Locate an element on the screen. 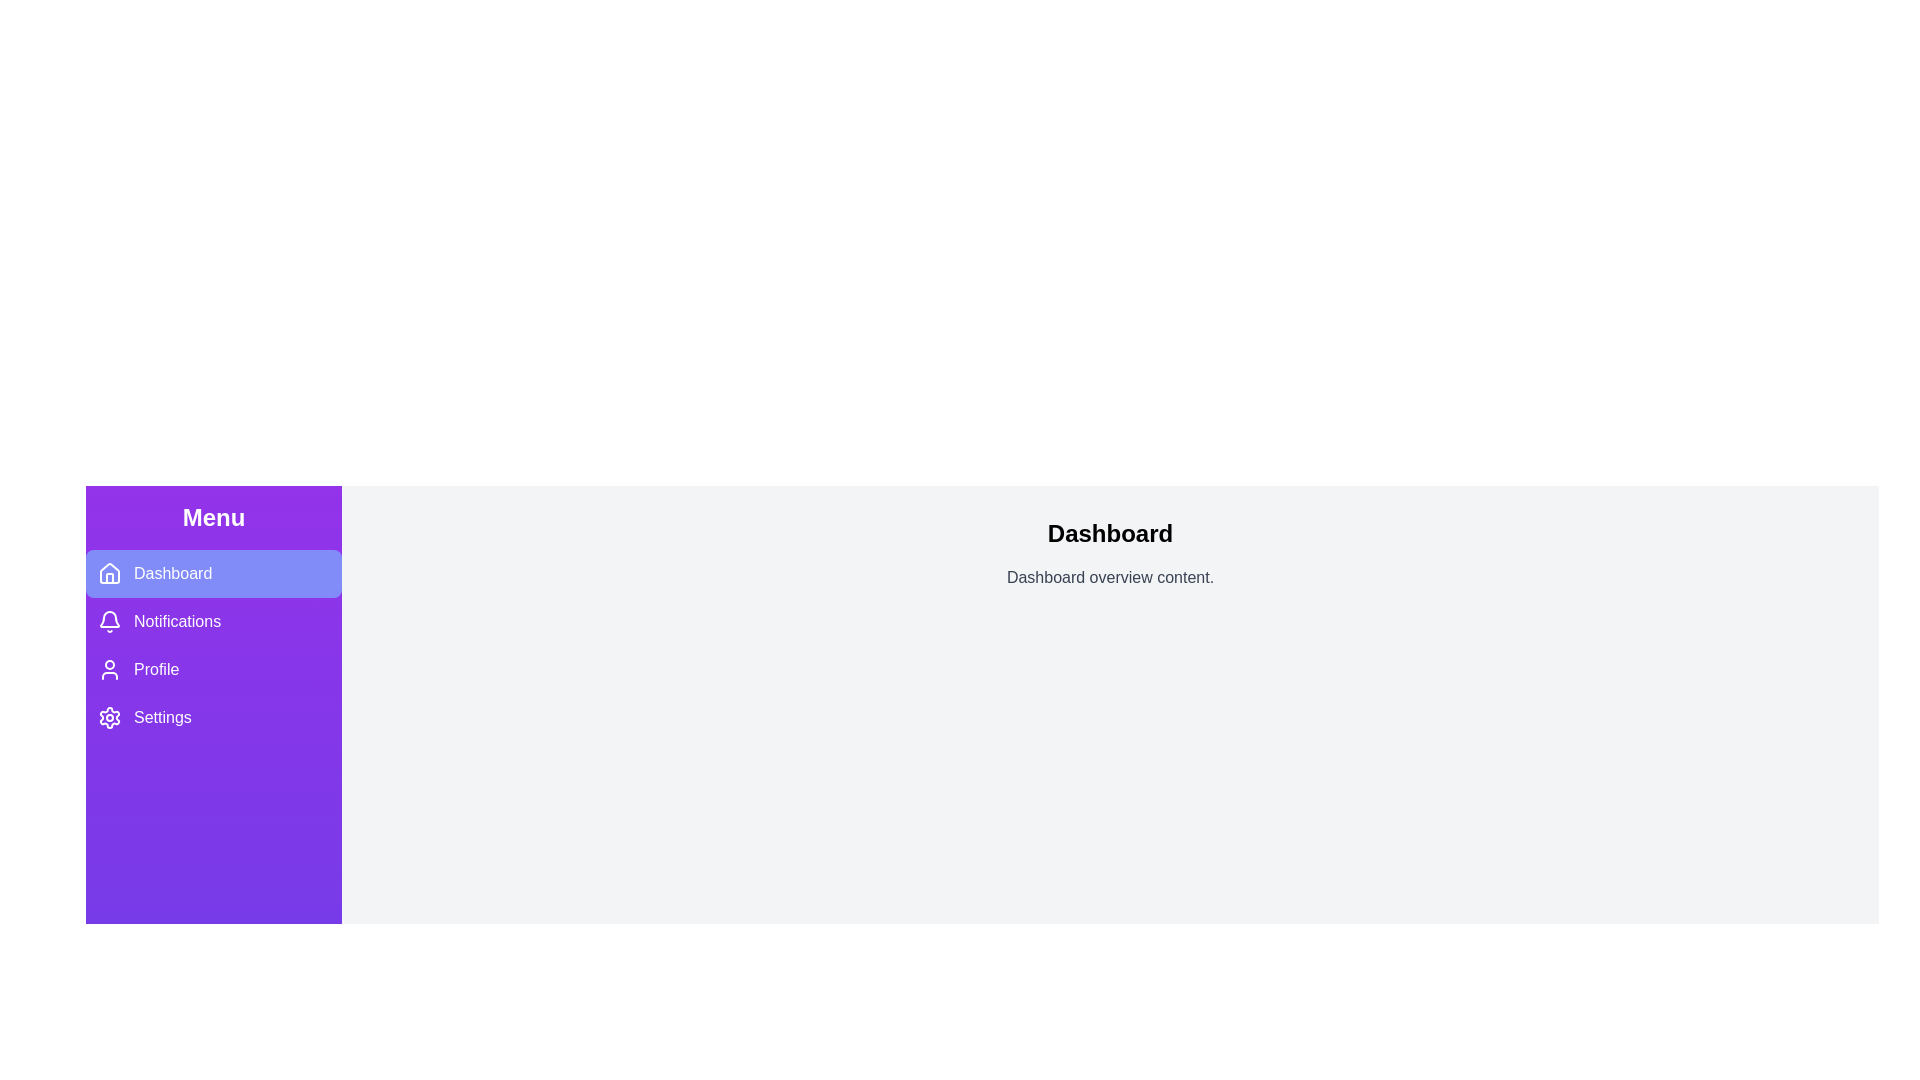 The image size is (1920, 1080). the house icon in the vertical navigation menu next to the 'Dashboard' label is located at coordinates (109, 573).